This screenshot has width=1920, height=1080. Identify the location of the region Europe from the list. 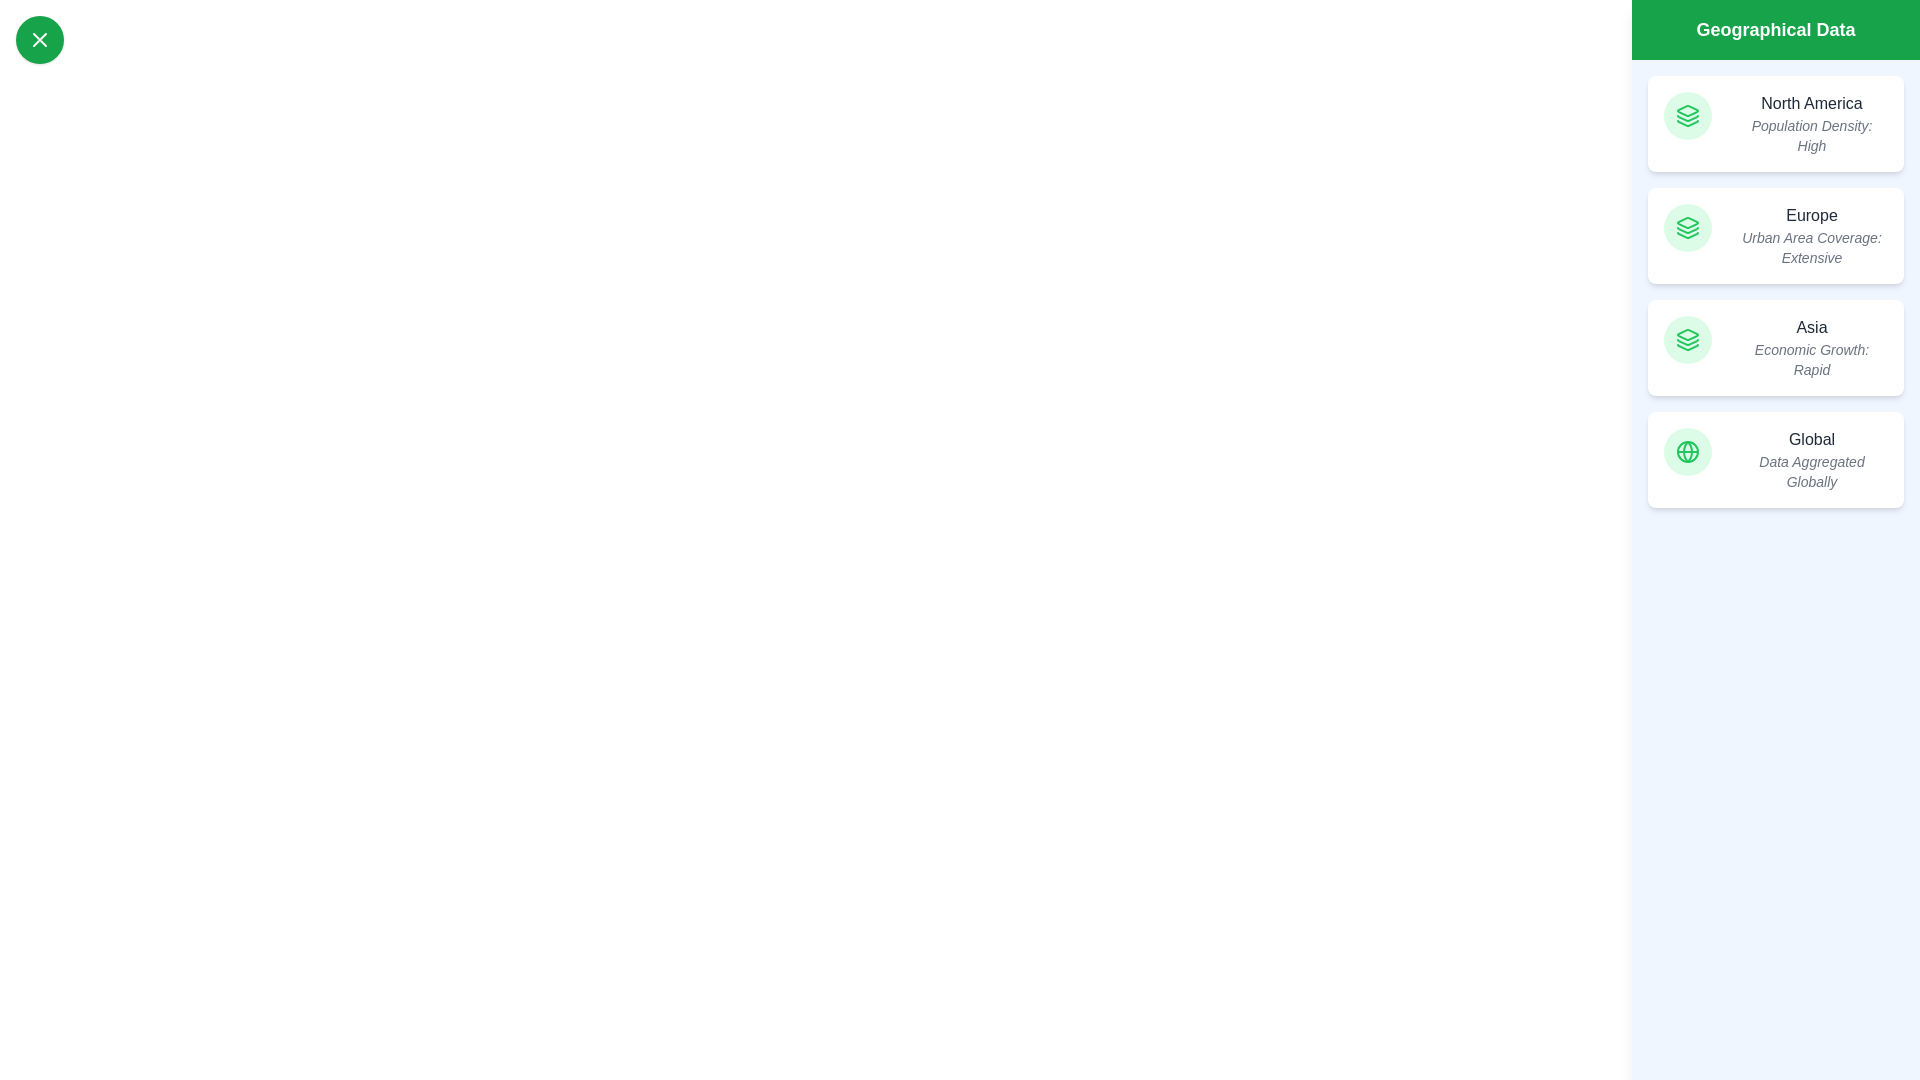
(1776, 234).